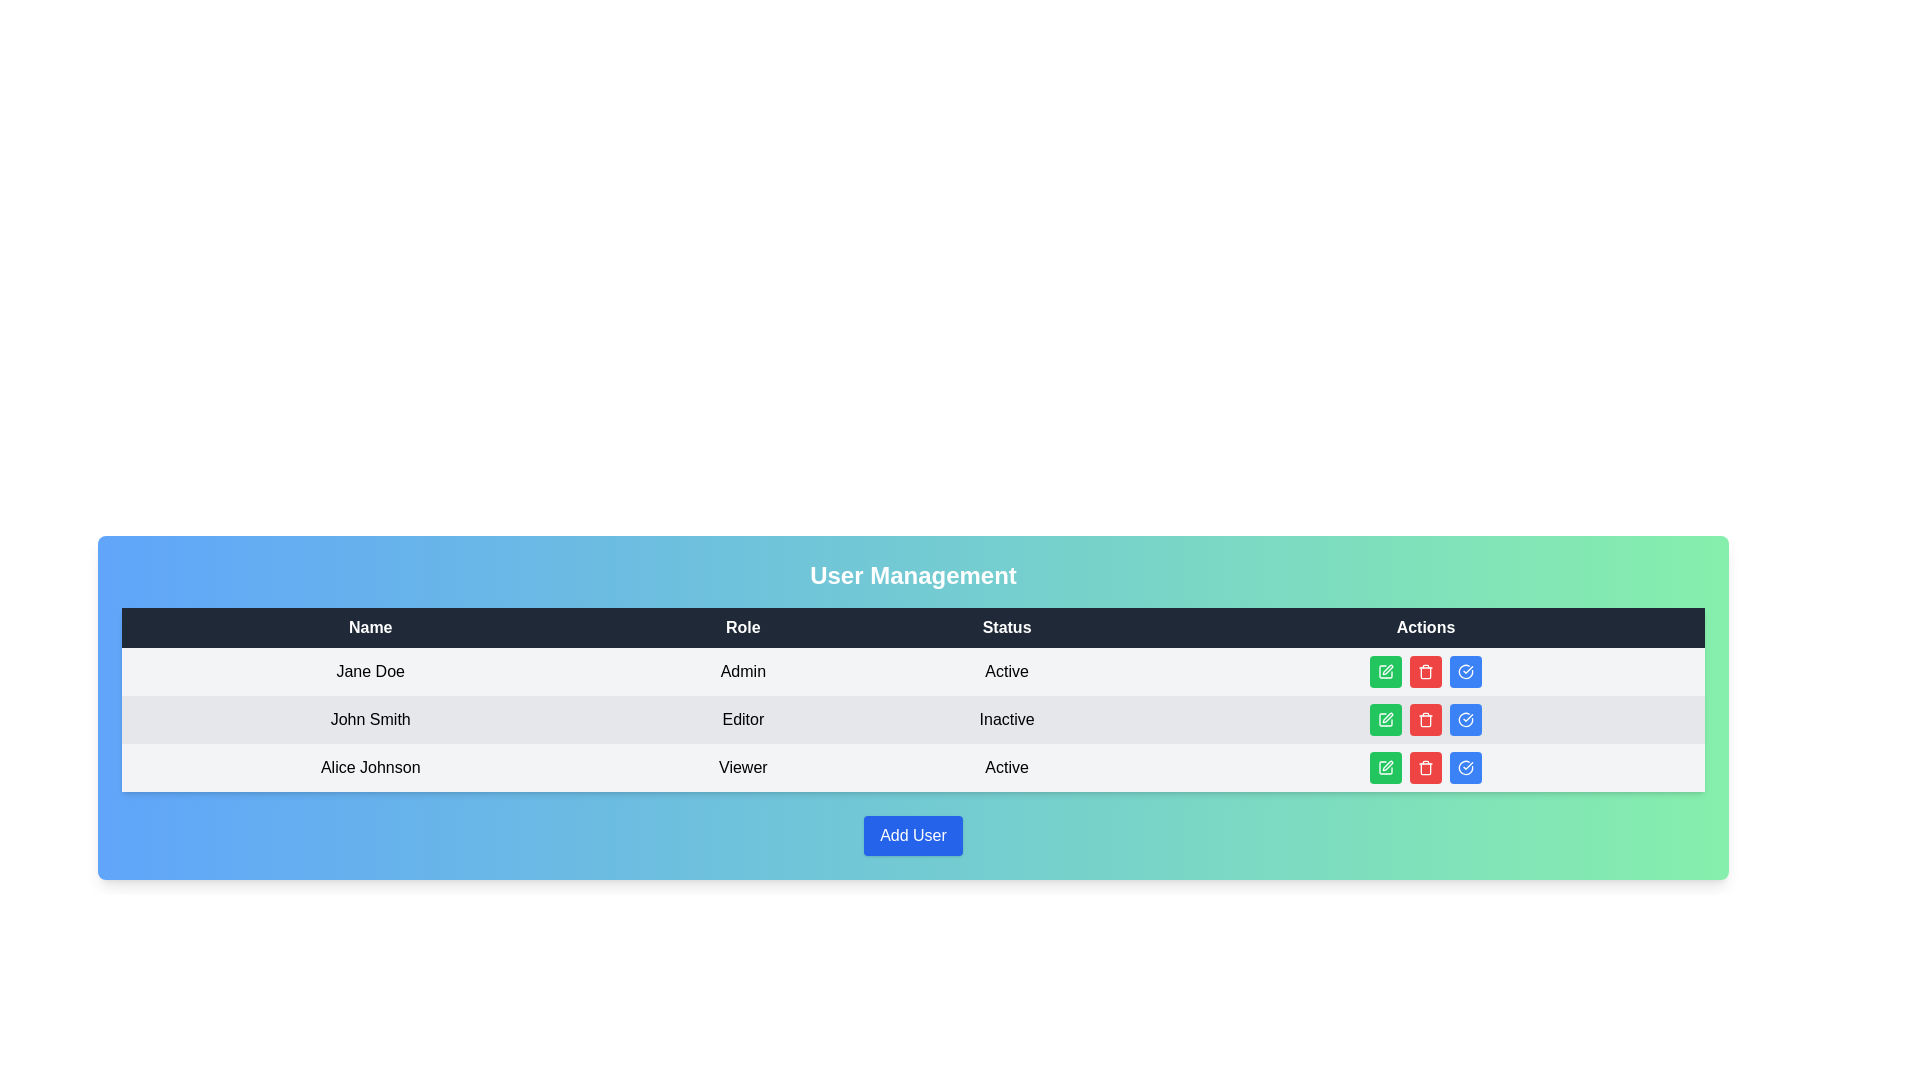 The image size is (1920, 1080). I want to click on the delete button in the user management table, which is the second button from the left in the actions column, so click(1424, 671).